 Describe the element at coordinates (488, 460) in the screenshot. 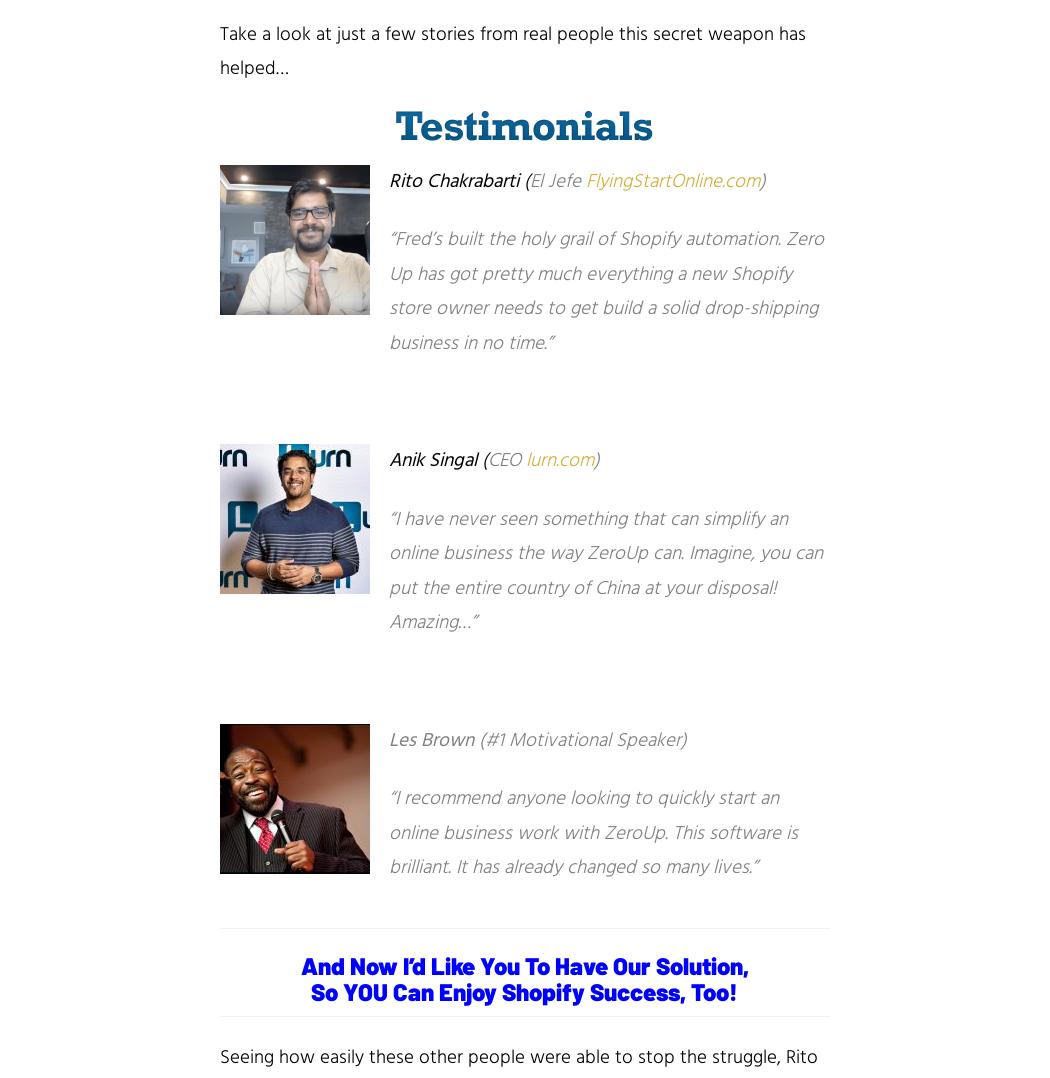

I see `'CEO'` at that location.